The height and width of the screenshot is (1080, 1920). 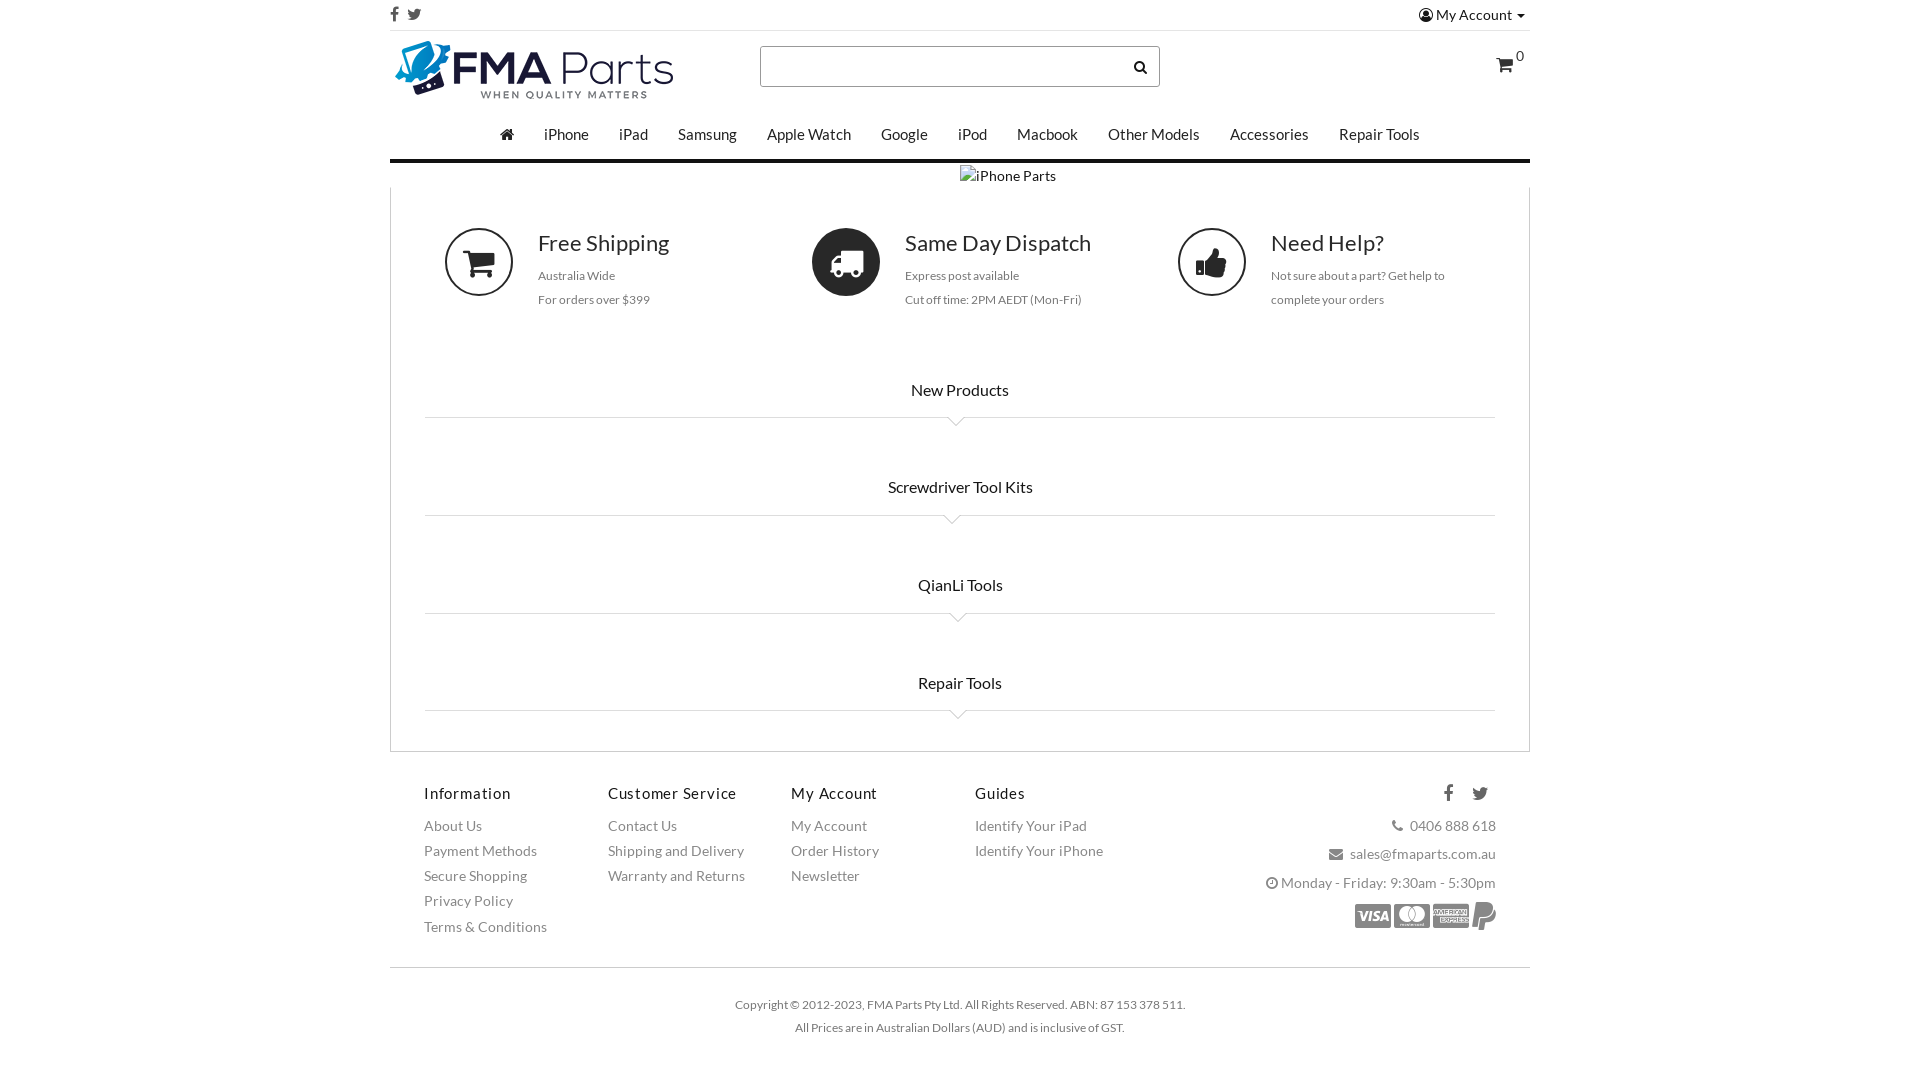 What do you see at coordinates (707, 134) in the screenshot?
I see `'Samsung'` at bounding box center [707, 134].